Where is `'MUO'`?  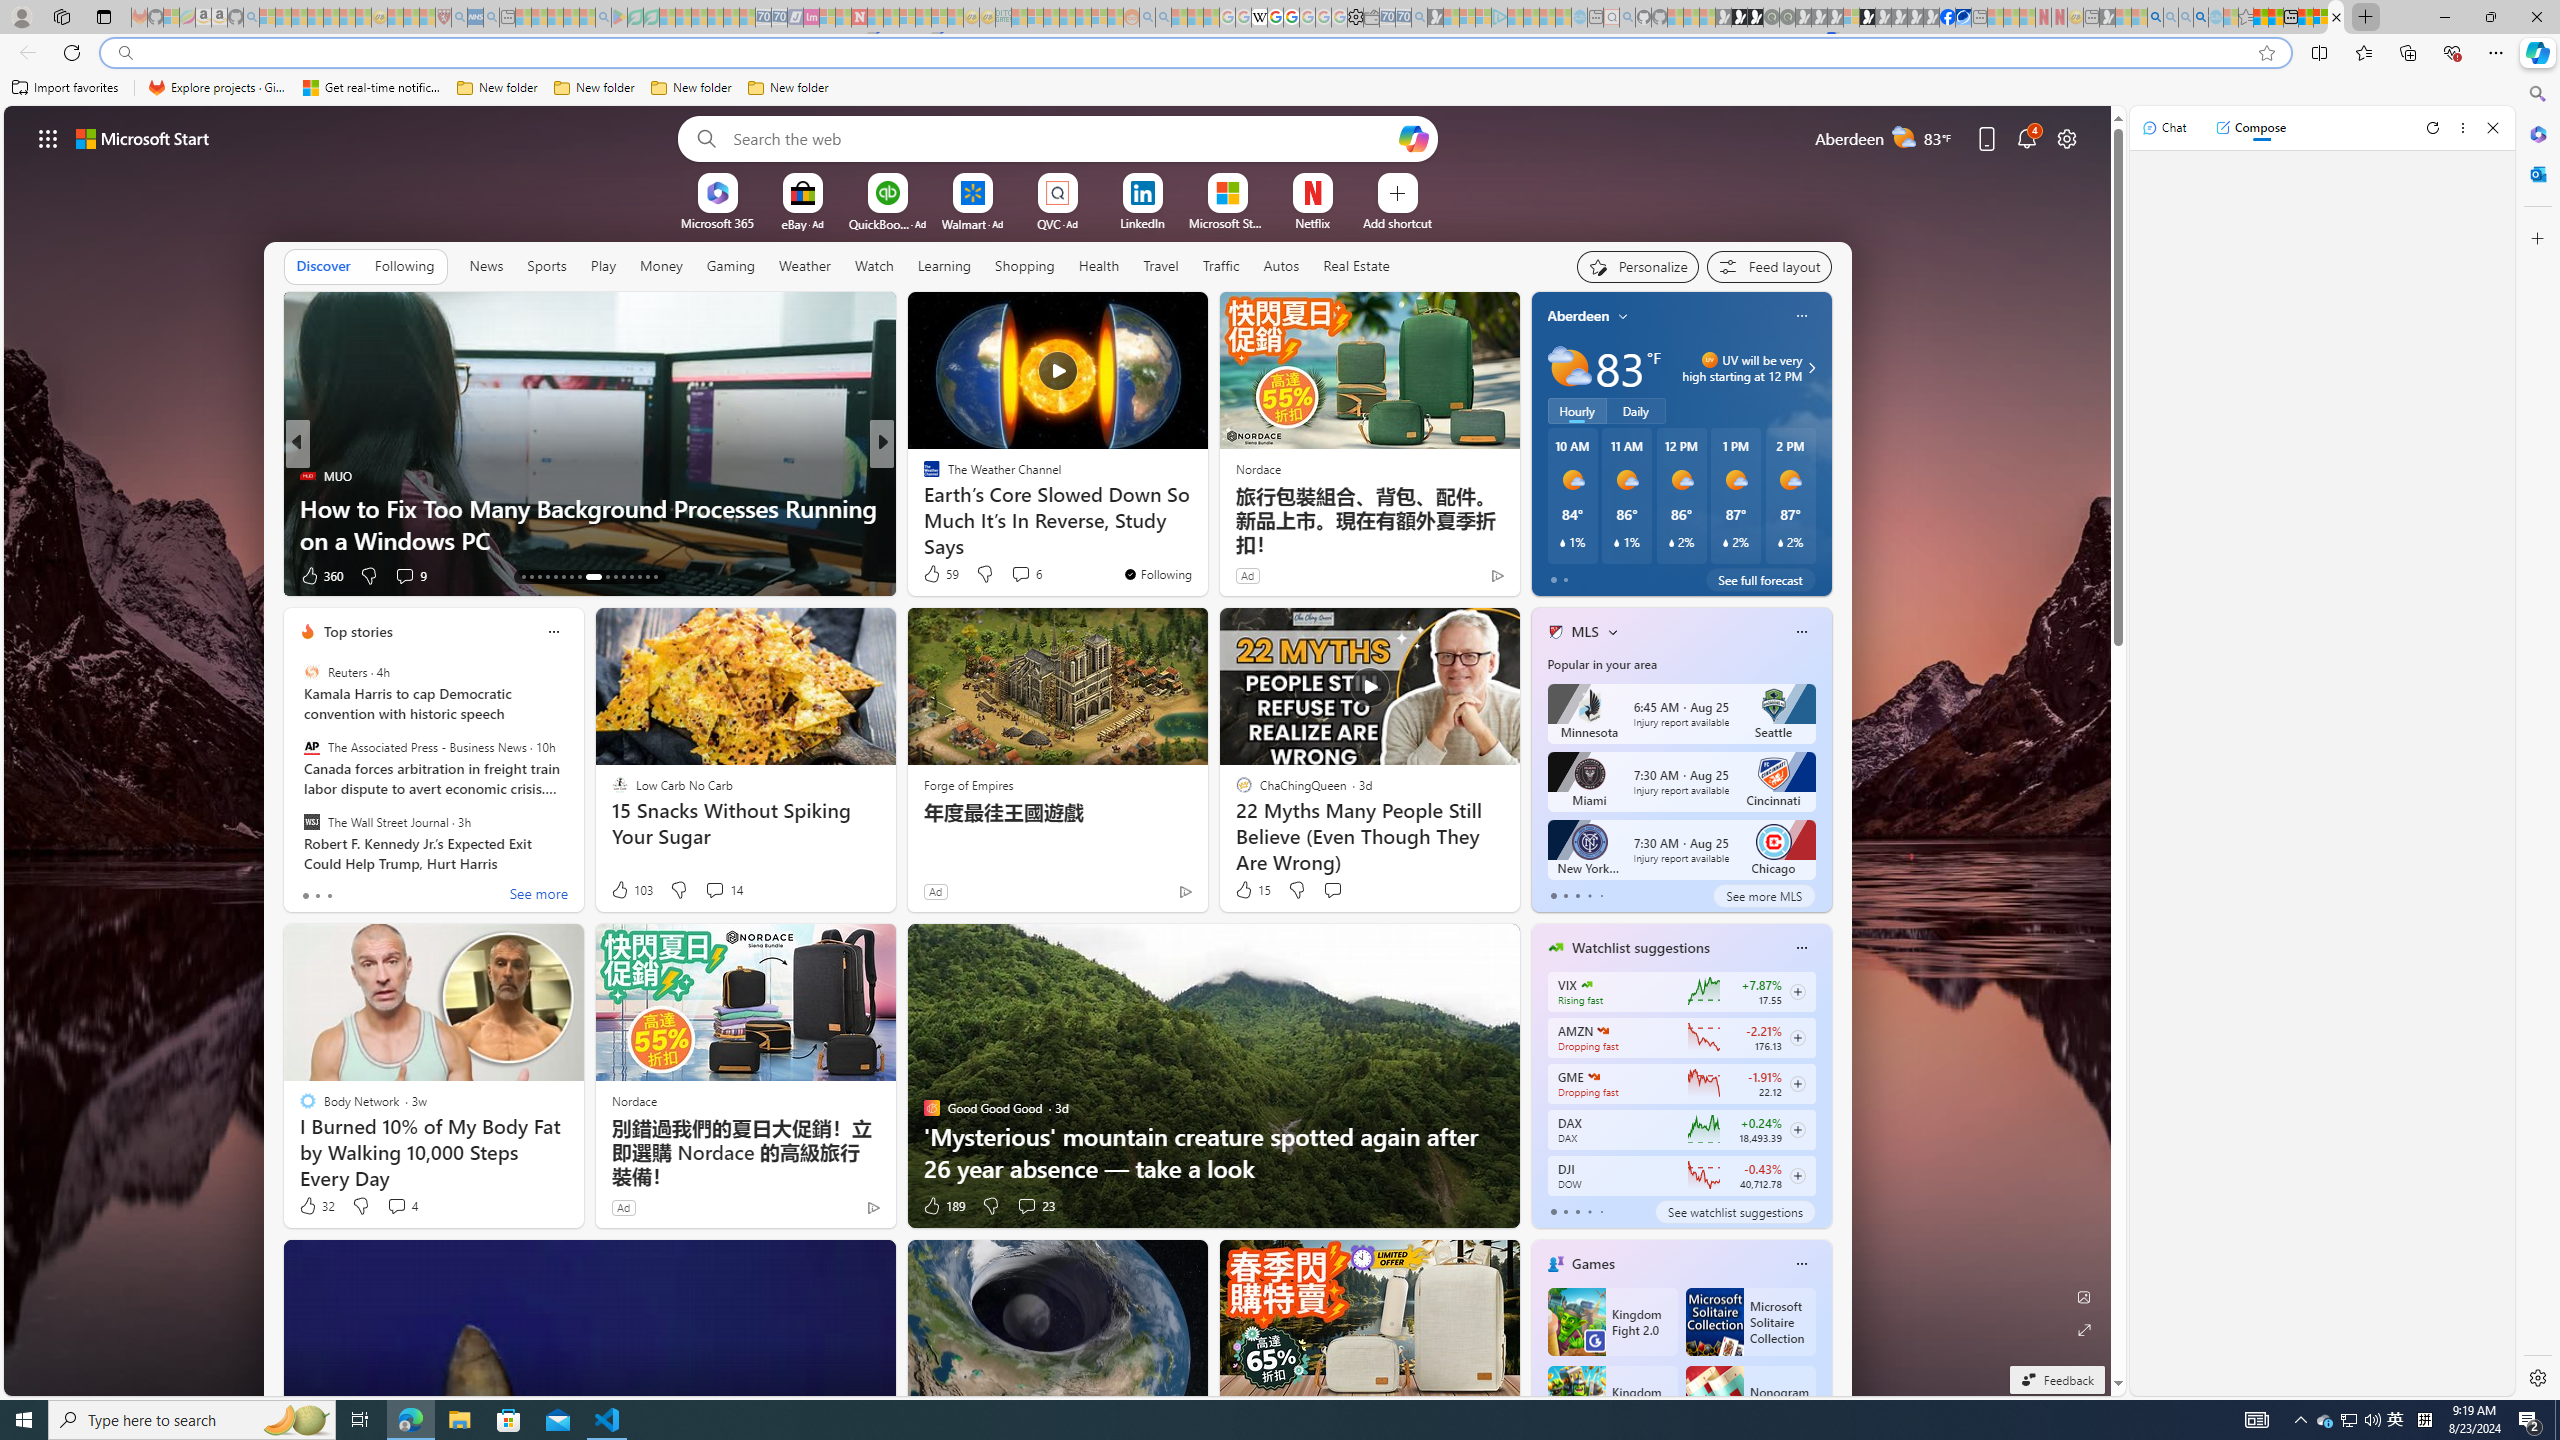 'MUO' is located at coordinates (306, 474).